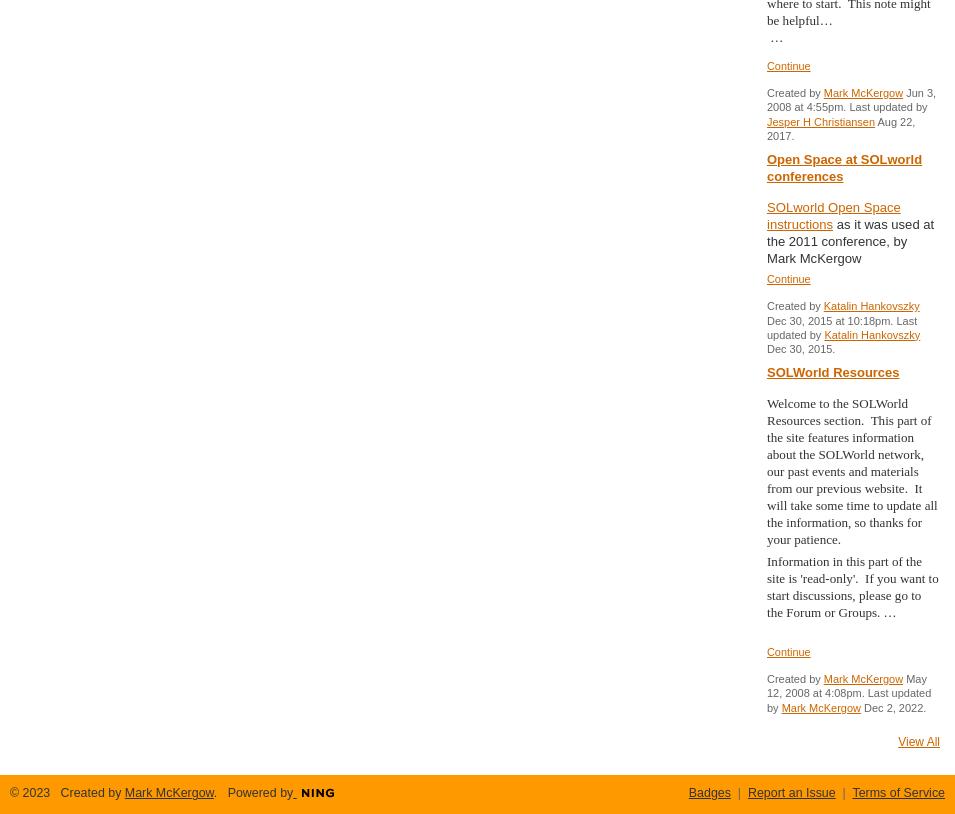 The width and height of the screenshot is (955, 814). I want to click on 'Aug 22, 2017.', so click(840, 126).